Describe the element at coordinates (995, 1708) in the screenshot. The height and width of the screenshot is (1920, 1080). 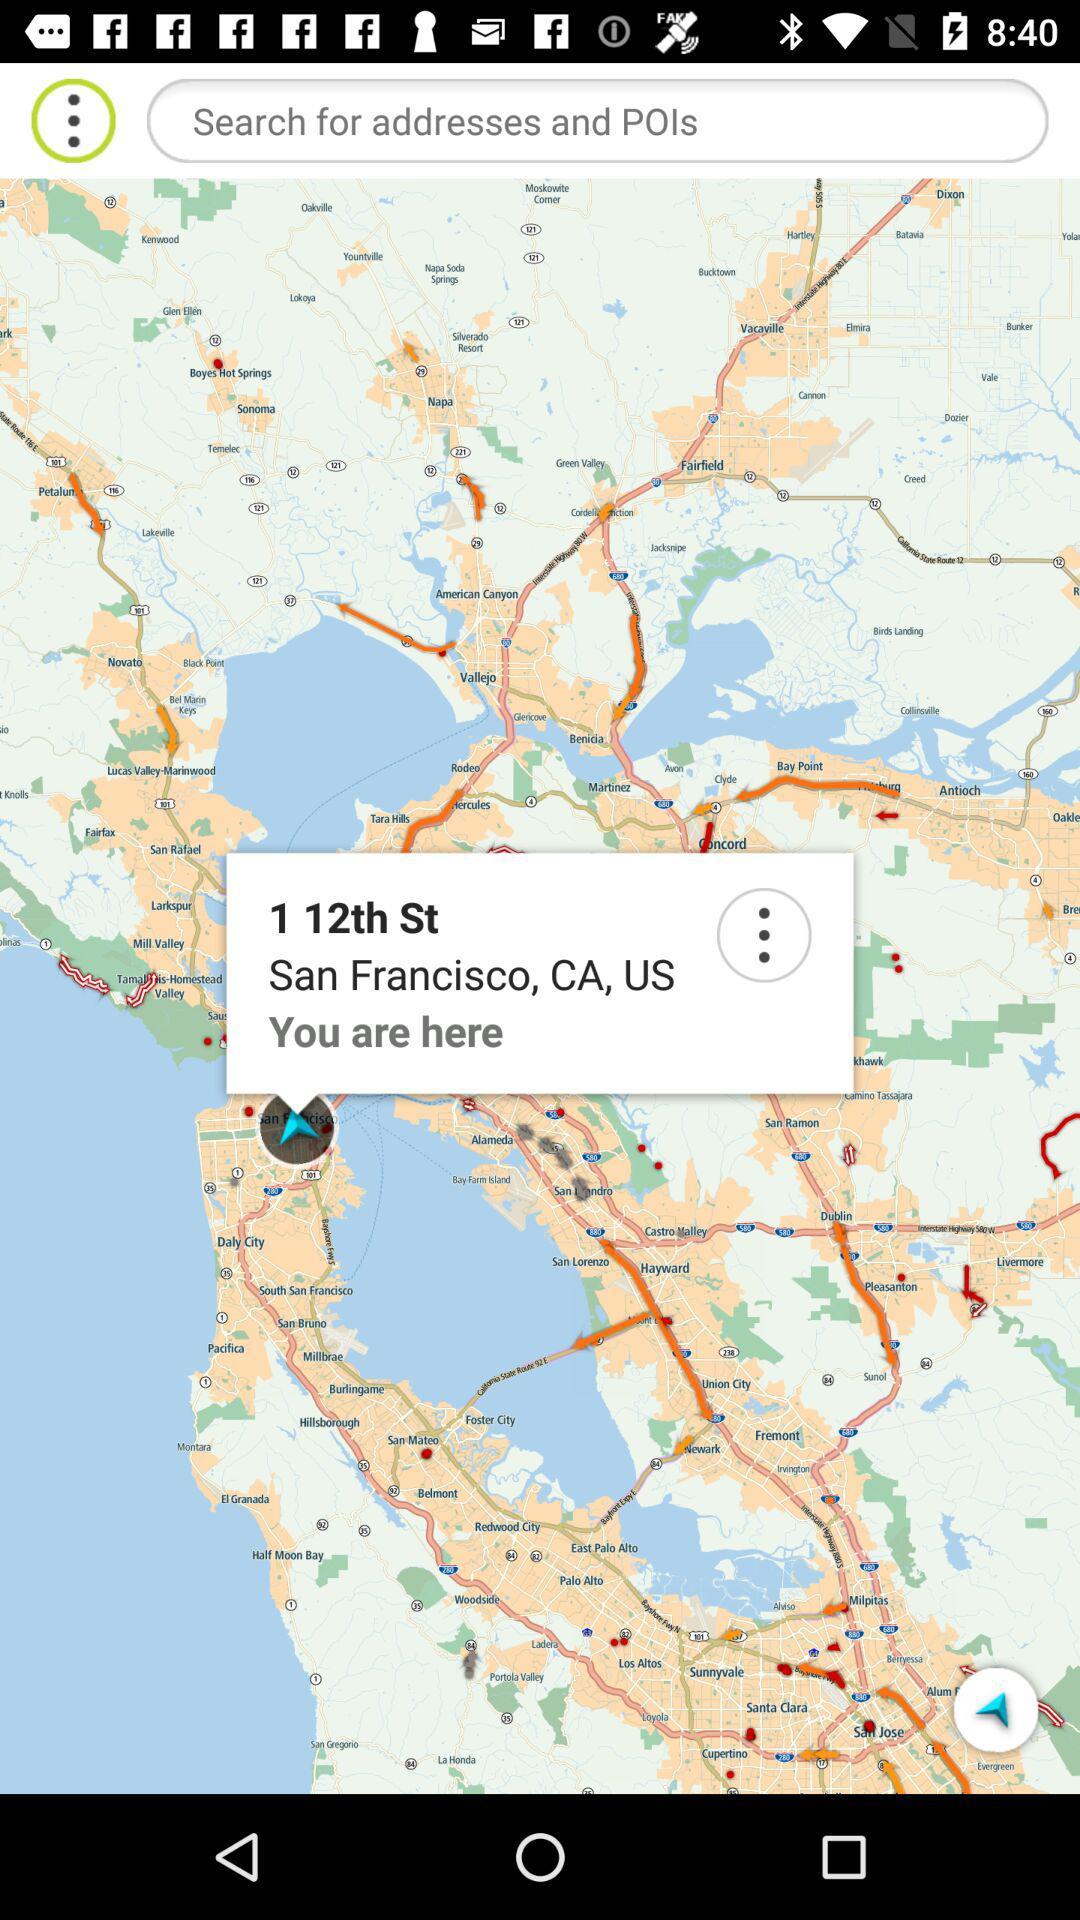
I see `route way` at that location.